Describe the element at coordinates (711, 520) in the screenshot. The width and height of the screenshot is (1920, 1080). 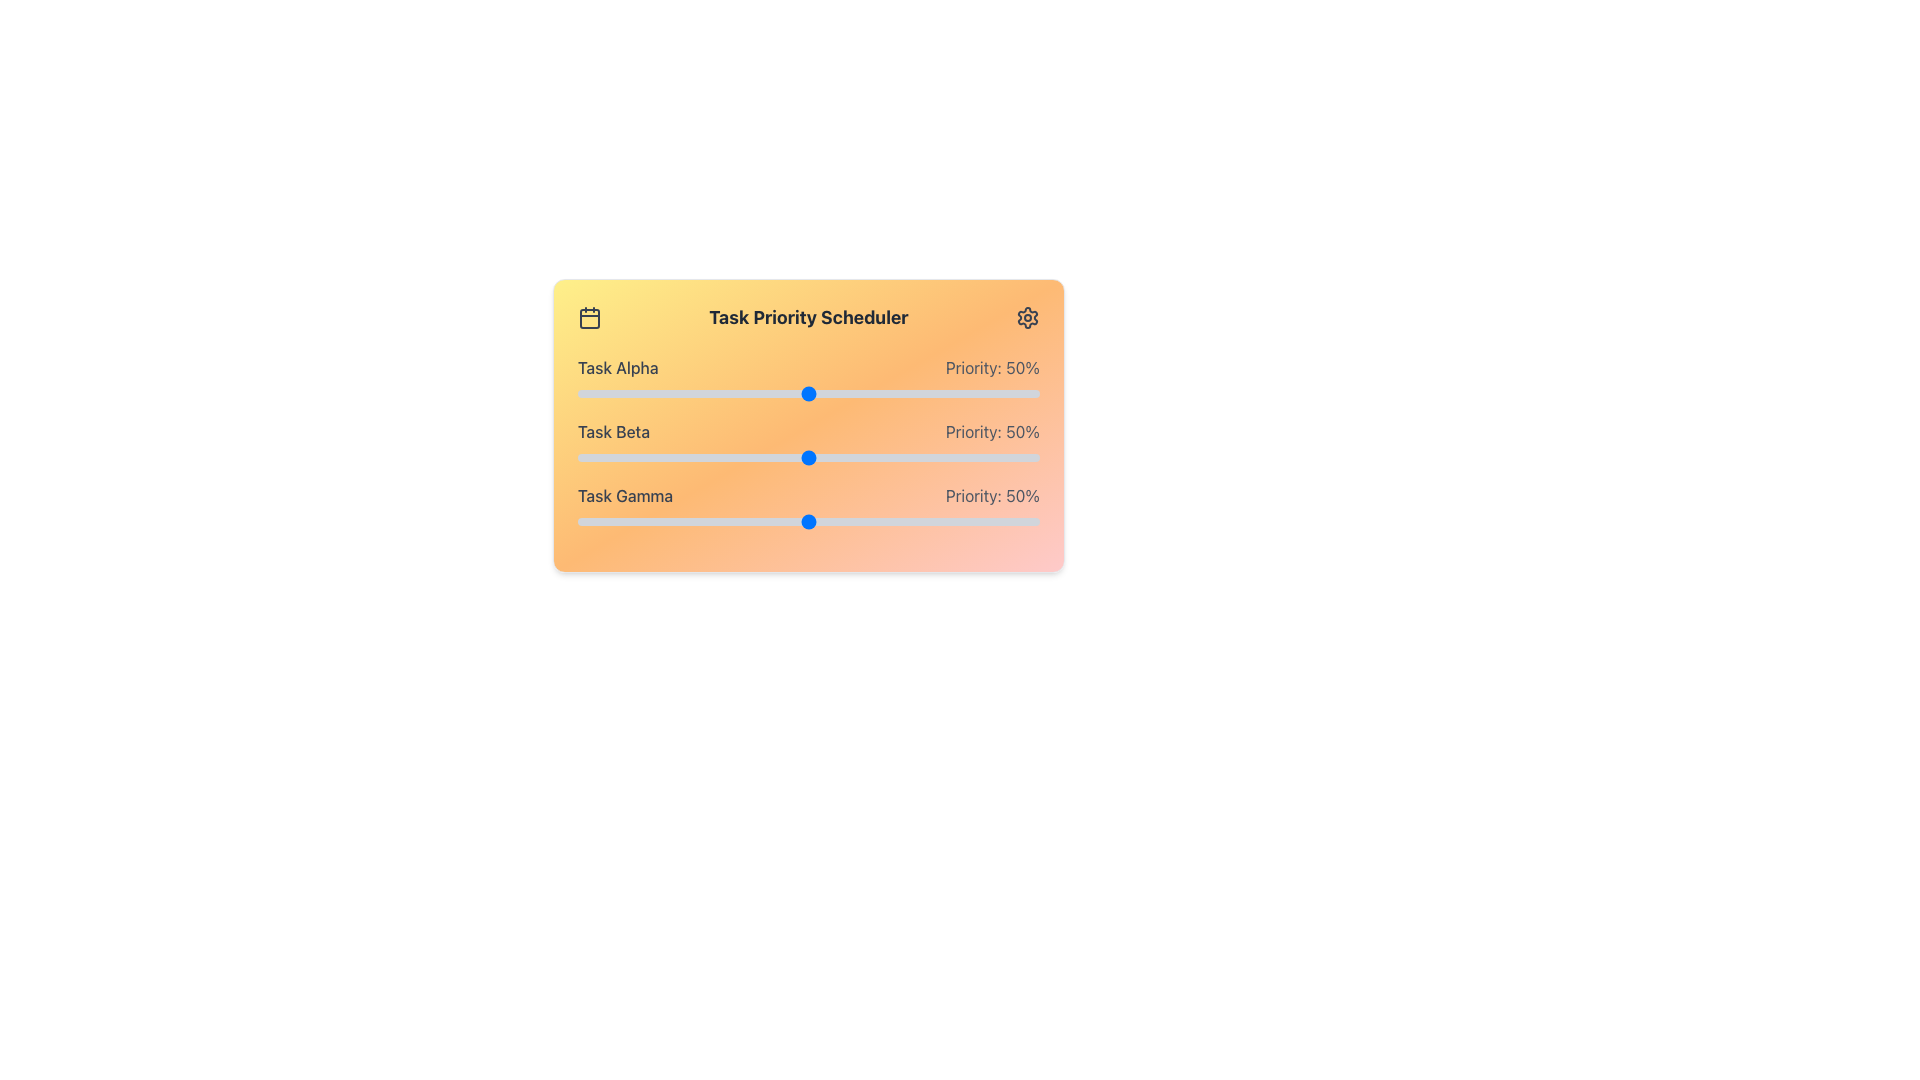
I see `task priority` at that location.